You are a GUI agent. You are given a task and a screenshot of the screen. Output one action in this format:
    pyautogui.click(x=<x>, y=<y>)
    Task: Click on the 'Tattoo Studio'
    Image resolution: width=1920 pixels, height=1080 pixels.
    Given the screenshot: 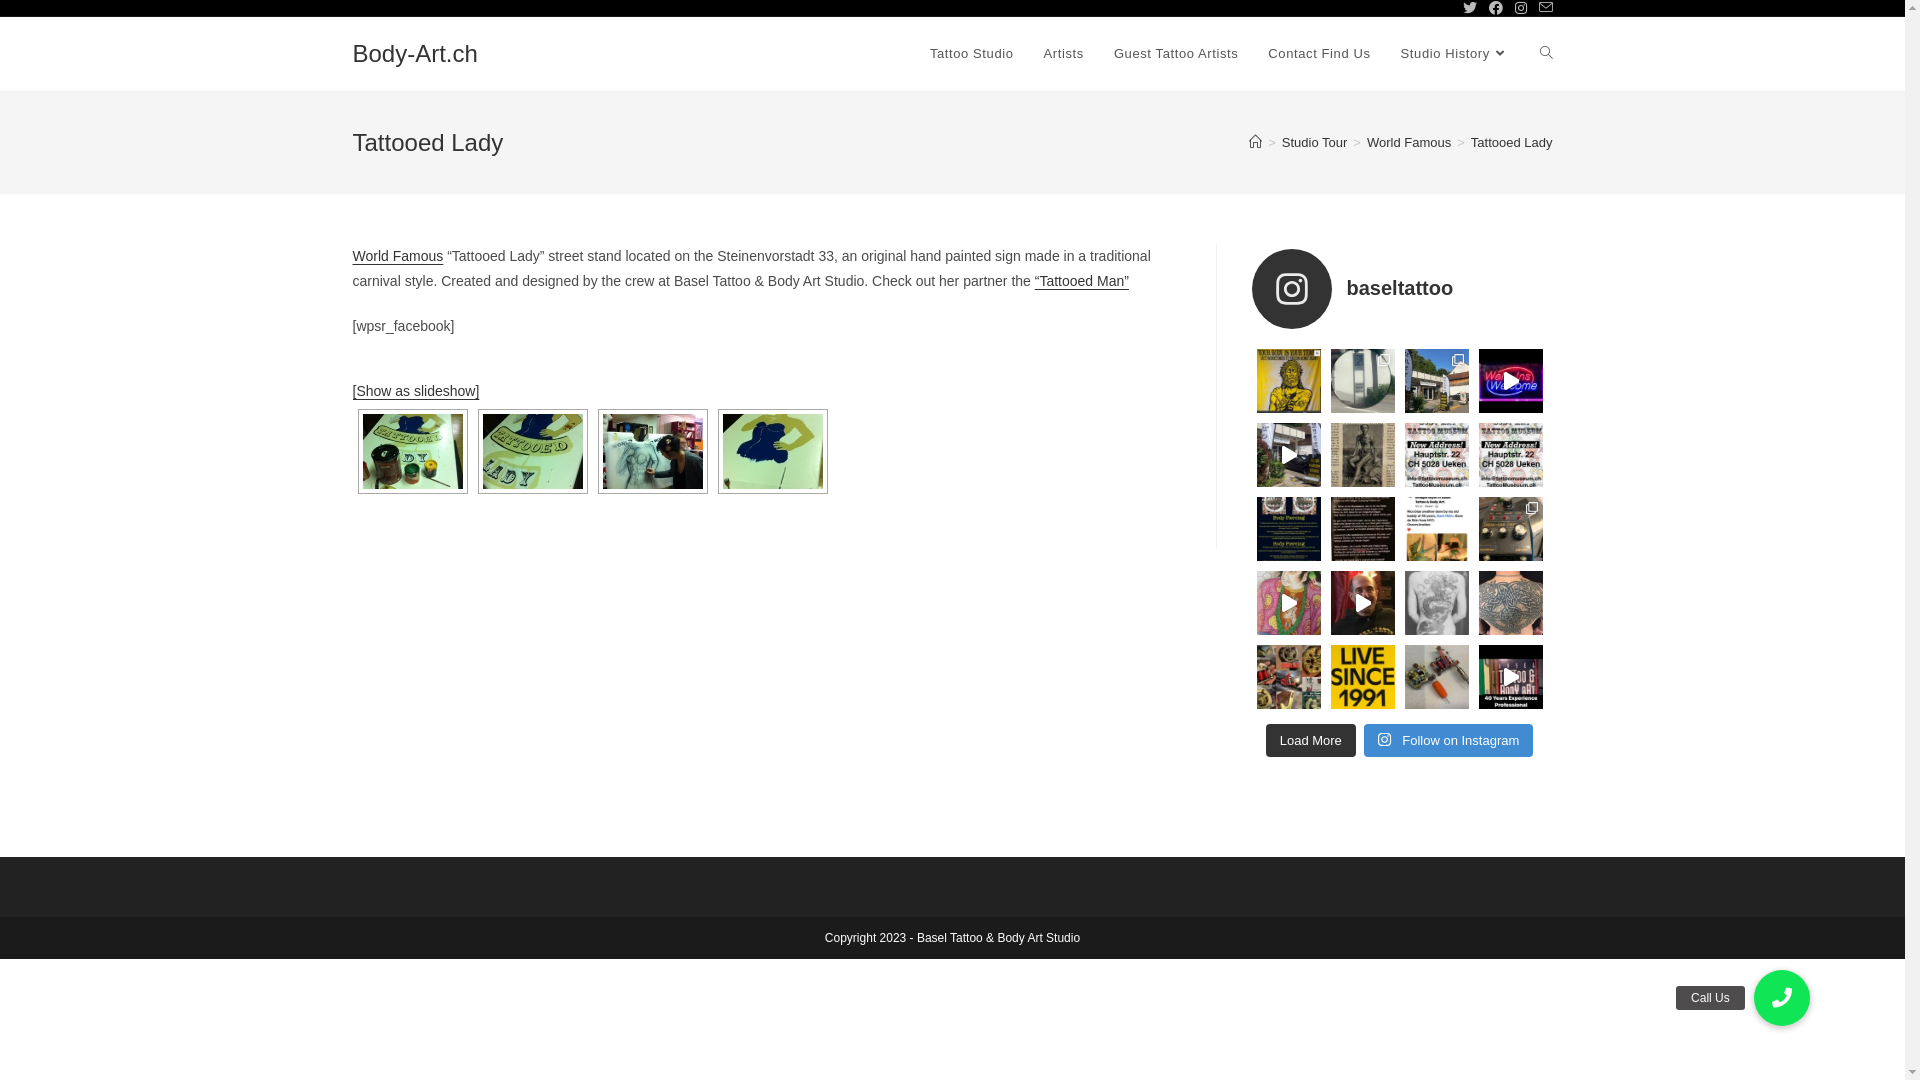 What is the action you would take?
    pyautogui.click(x=971, y=53)
    